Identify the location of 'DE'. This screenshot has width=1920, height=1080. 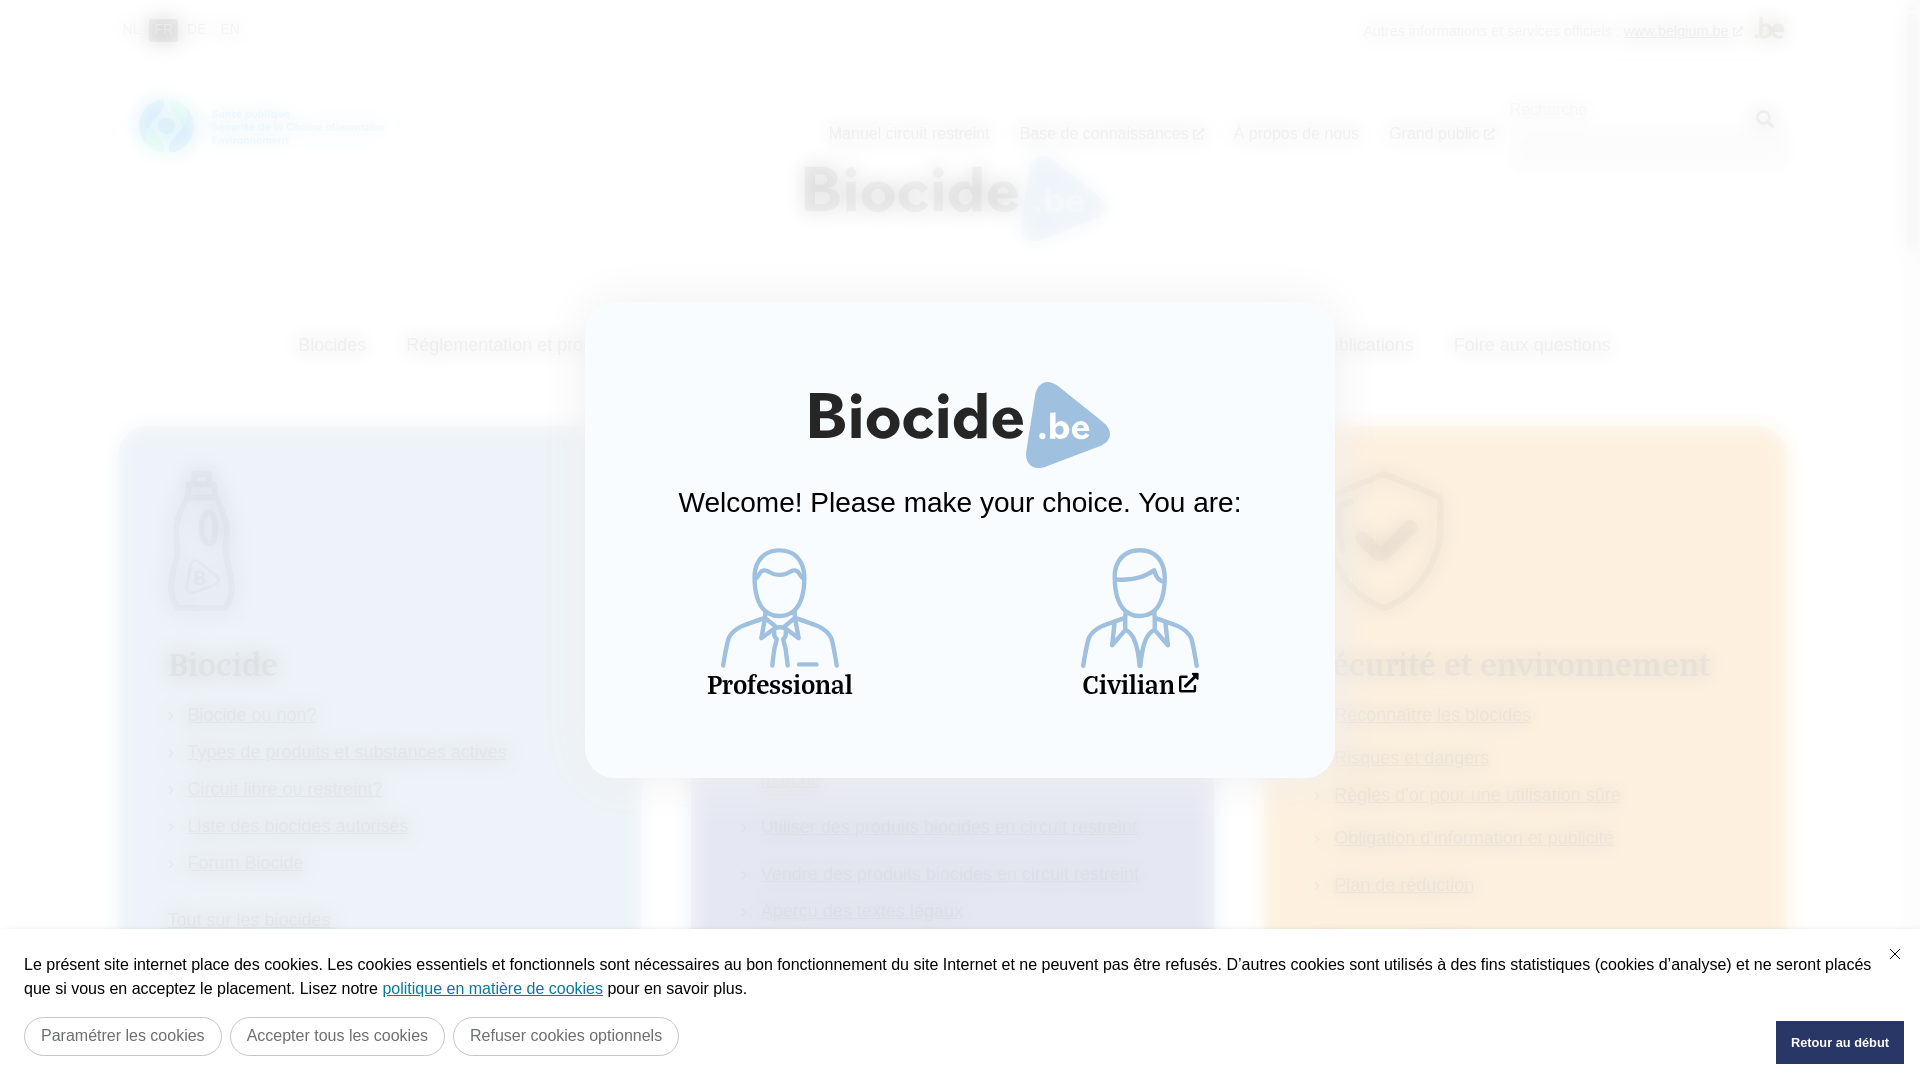
(196, 29).